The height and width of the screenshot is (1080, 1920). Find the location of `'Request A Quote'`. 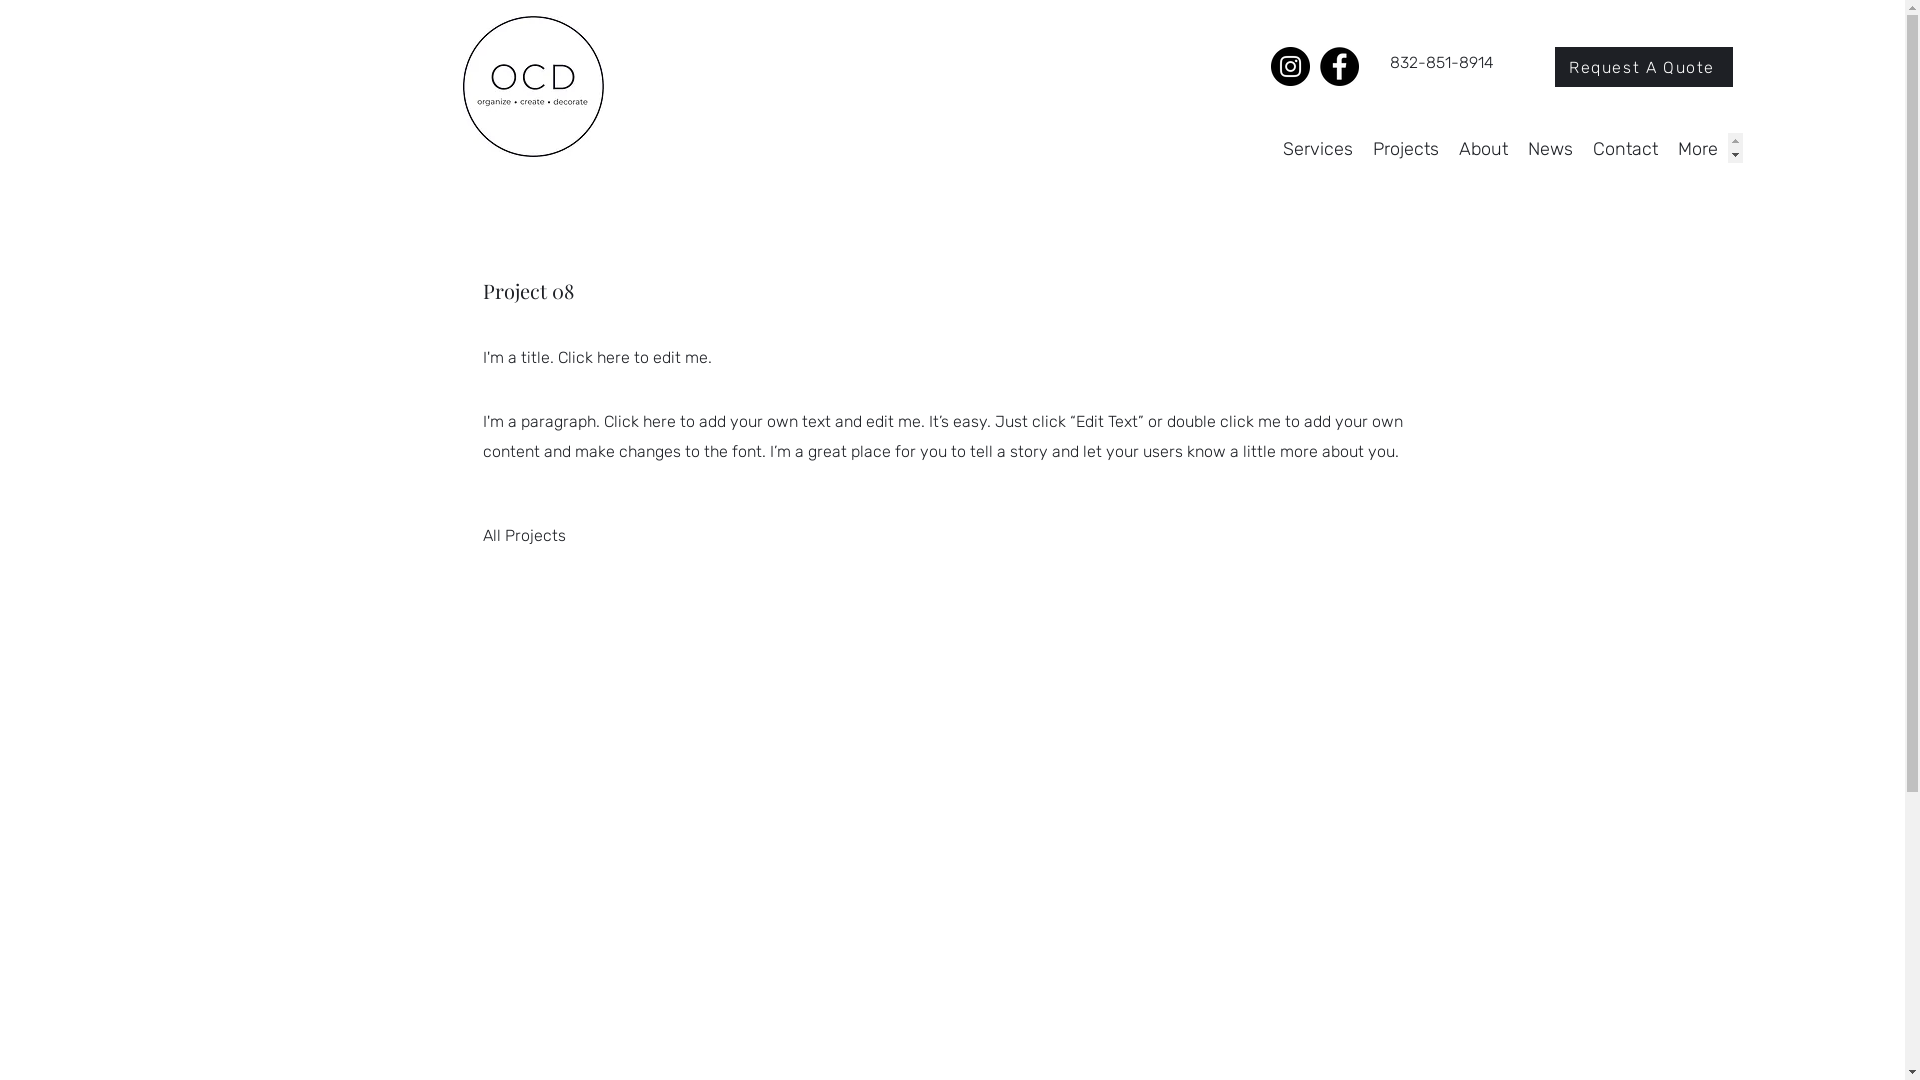

'Request A Quote' is located at coordinates (1643, 65).